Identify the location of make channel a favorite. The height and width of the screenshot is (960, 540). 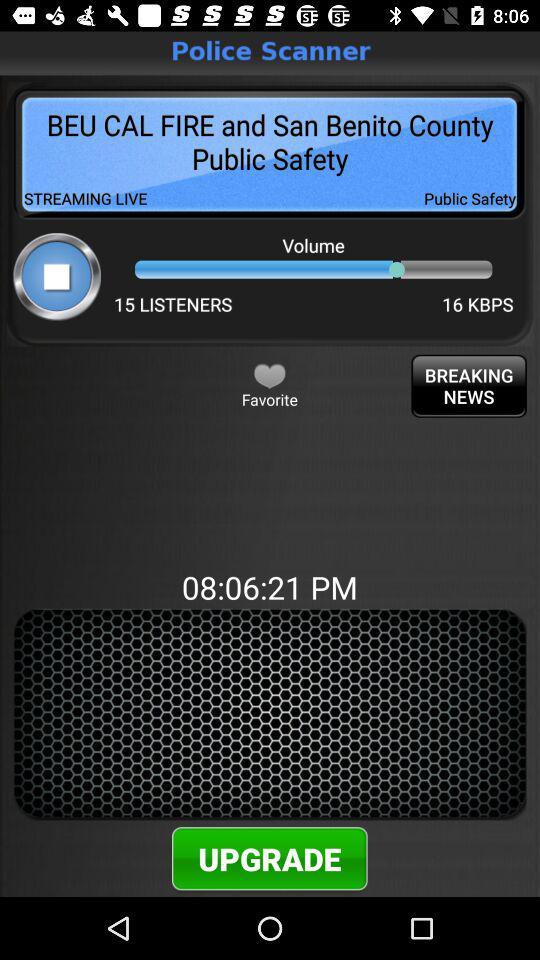
(269, 374).